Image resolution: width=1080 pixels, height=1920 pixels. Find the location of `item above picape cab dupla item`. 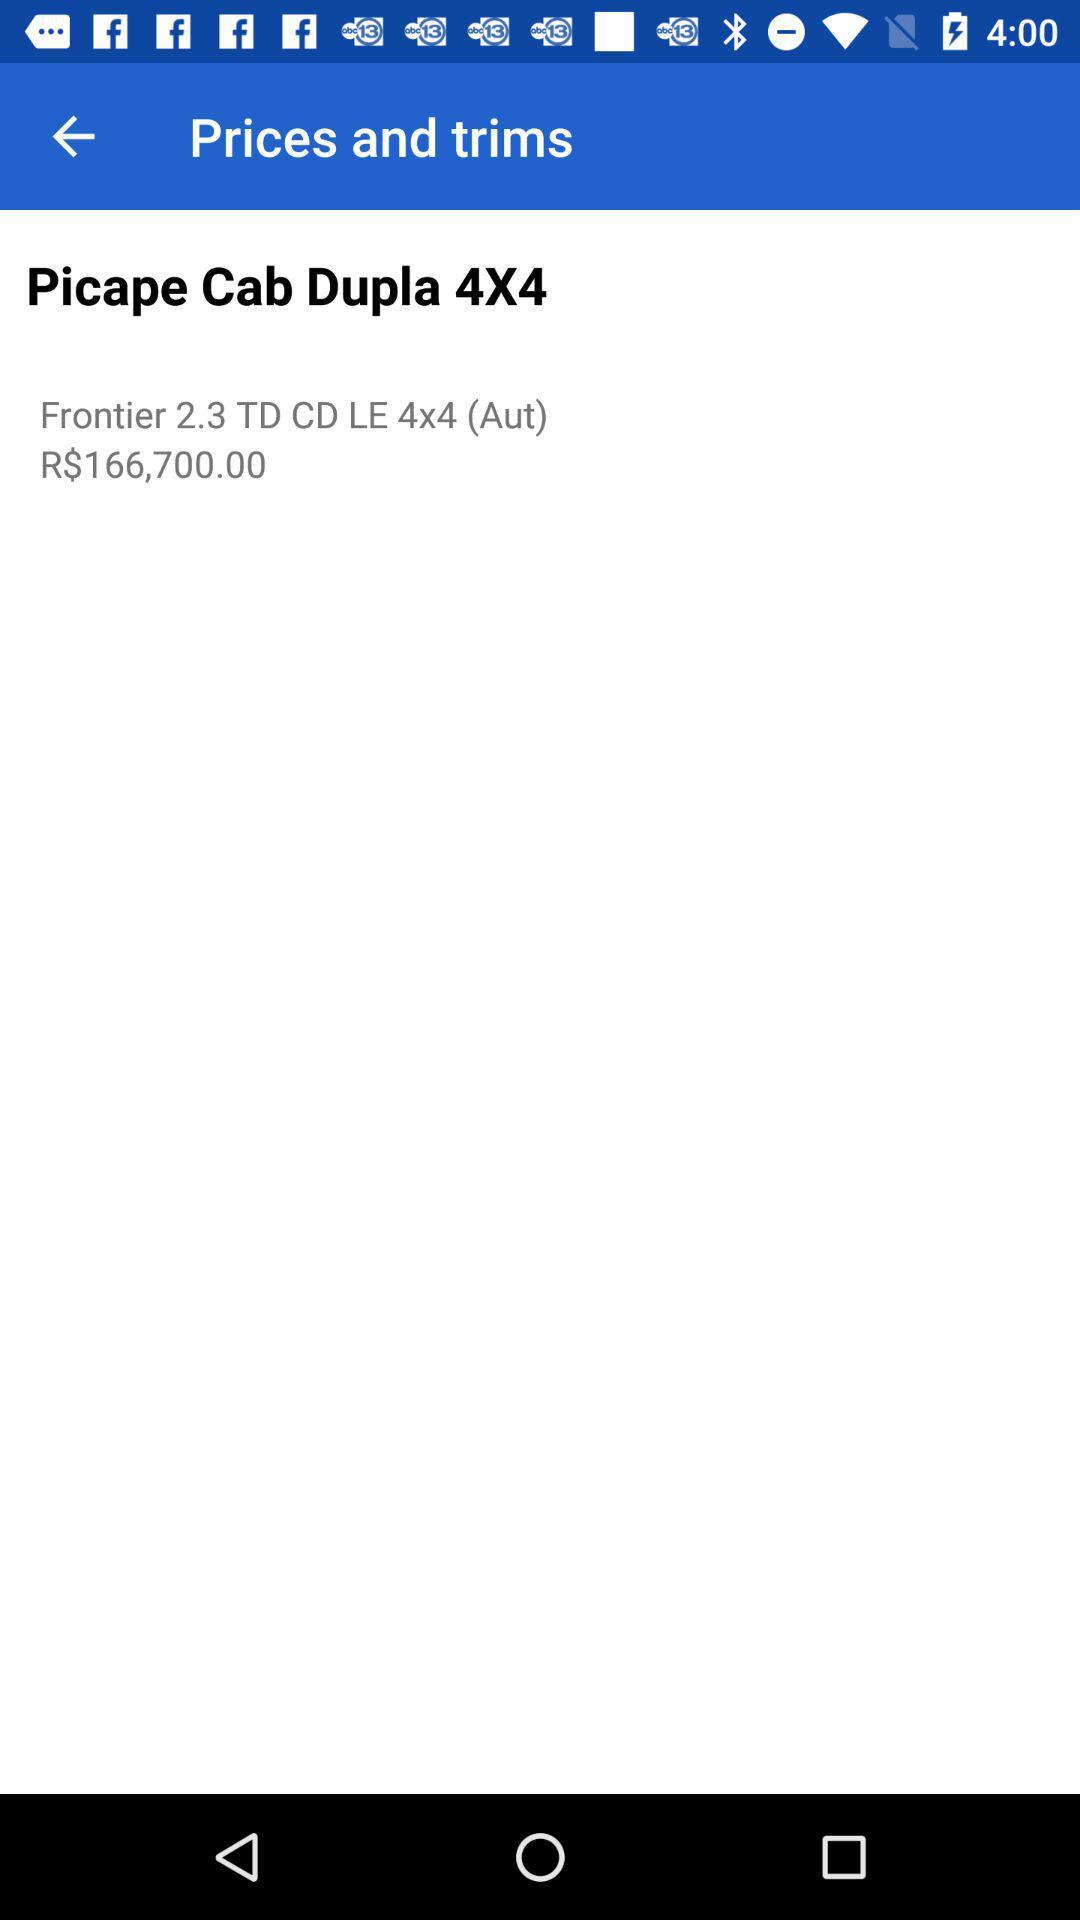

item above picape cab dupla item is located at coordinates (72, 135).